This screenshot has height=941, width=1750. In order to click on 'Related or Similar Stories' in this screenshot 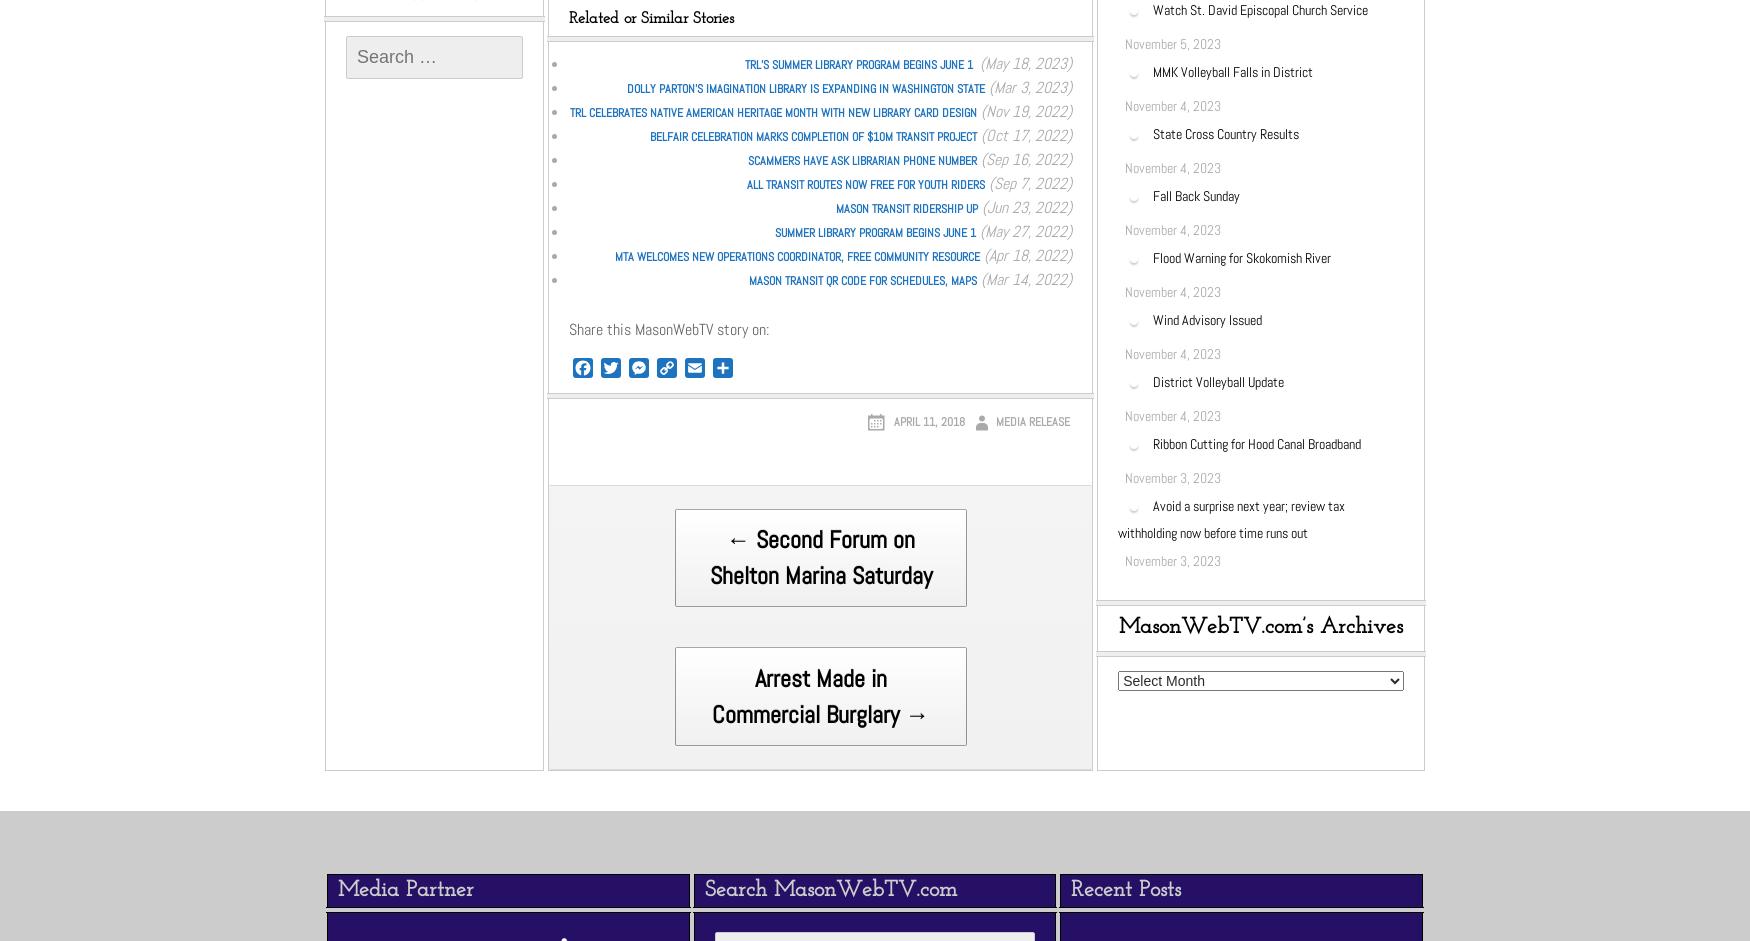, I will do `click(650, 17)`.